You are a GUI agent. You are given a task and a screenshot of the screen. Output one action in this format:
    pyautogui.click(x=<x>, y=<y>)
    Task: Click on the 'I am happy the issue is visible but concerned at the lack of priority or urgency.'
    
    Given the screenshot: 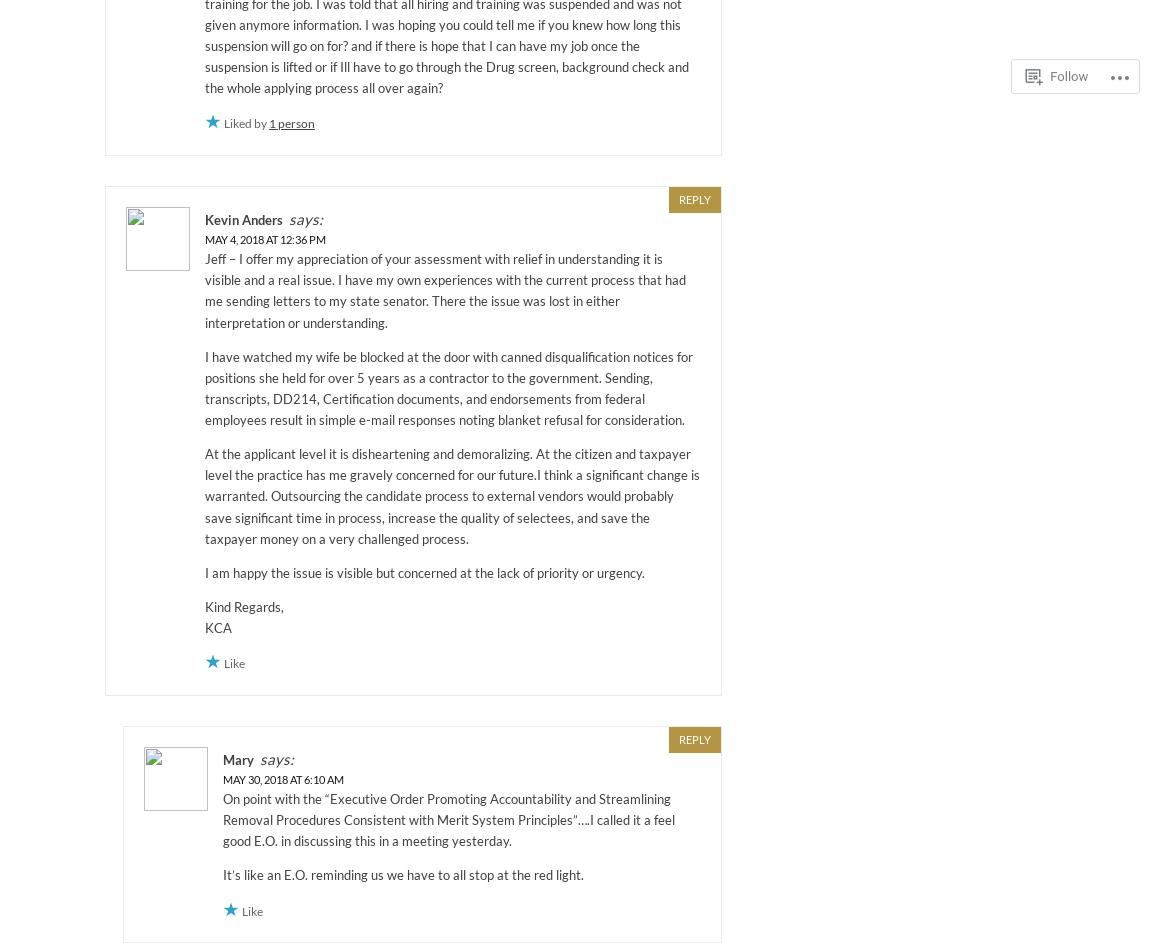 What is the action you would take?
    pyautogui.click(x=204, y=570)
    